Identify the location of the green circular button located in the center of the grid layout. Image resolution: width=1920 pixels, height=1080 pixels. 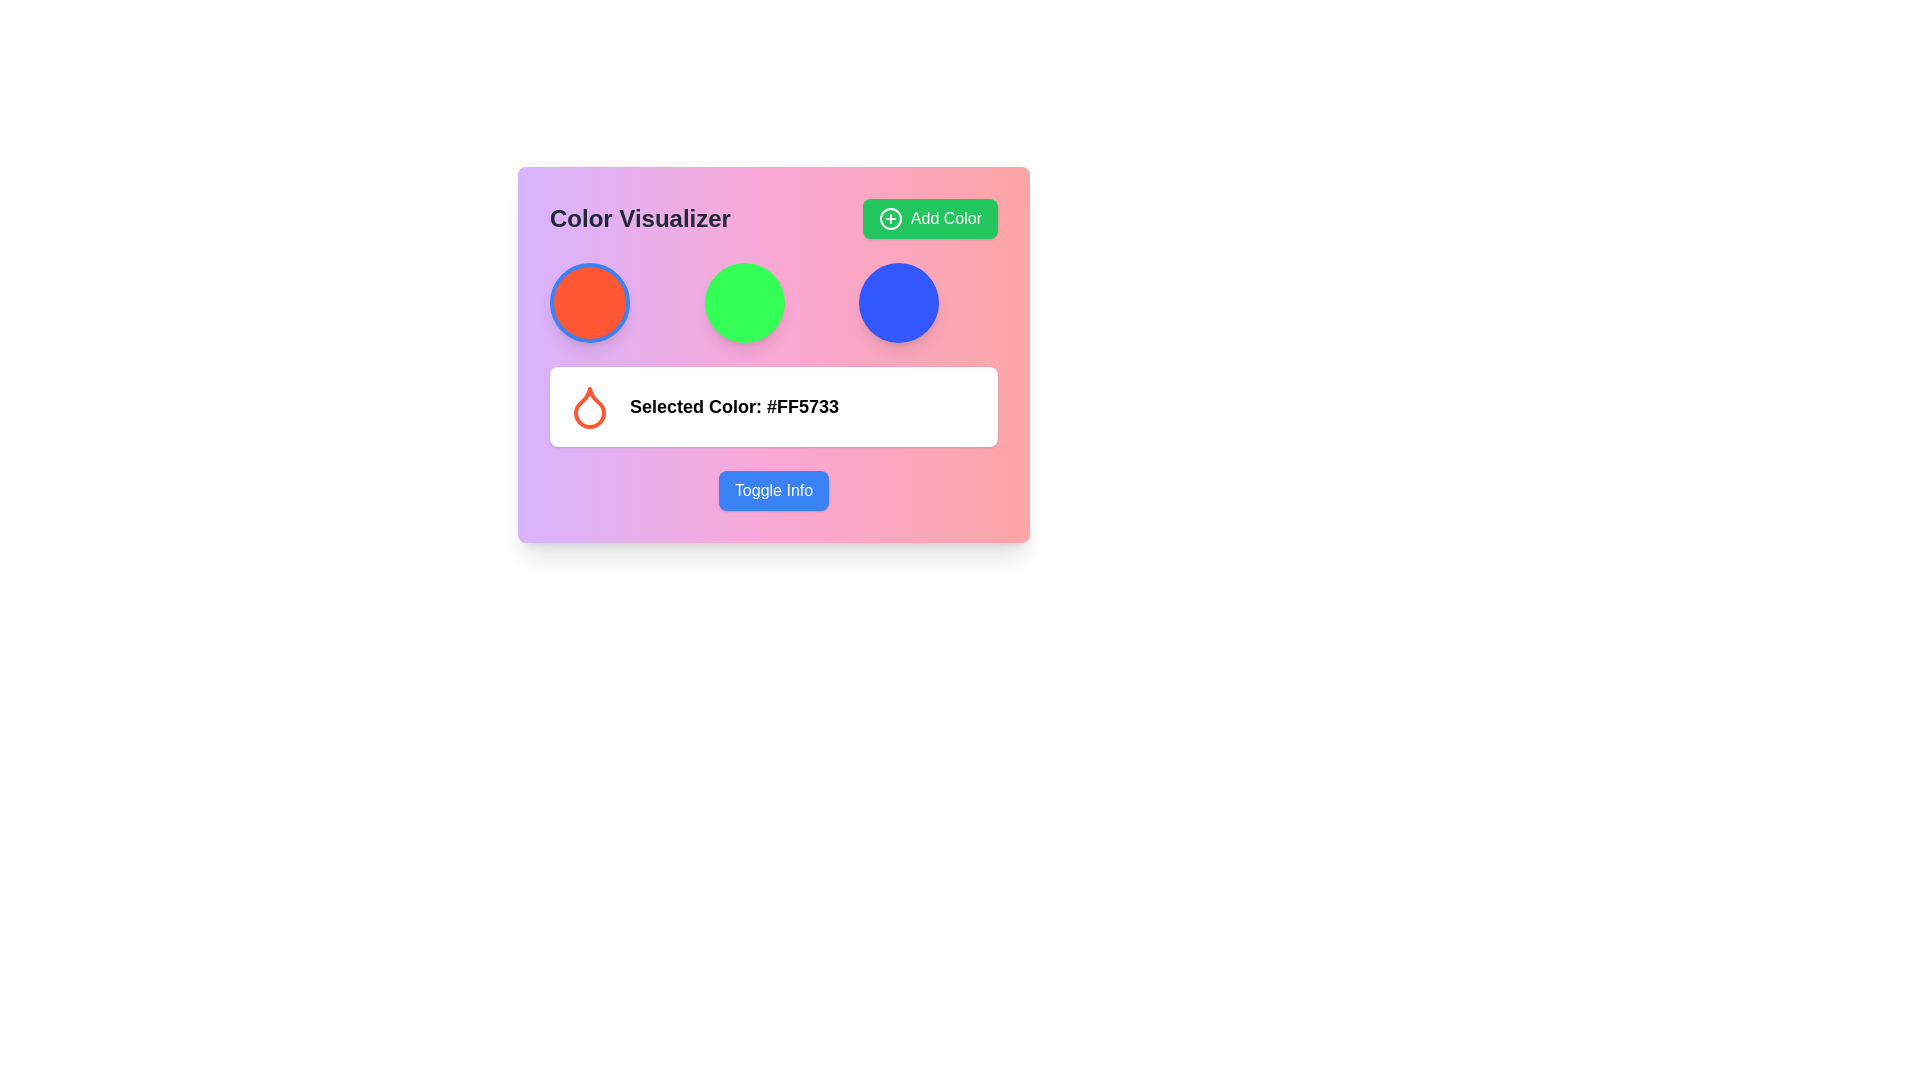
(743, 303).